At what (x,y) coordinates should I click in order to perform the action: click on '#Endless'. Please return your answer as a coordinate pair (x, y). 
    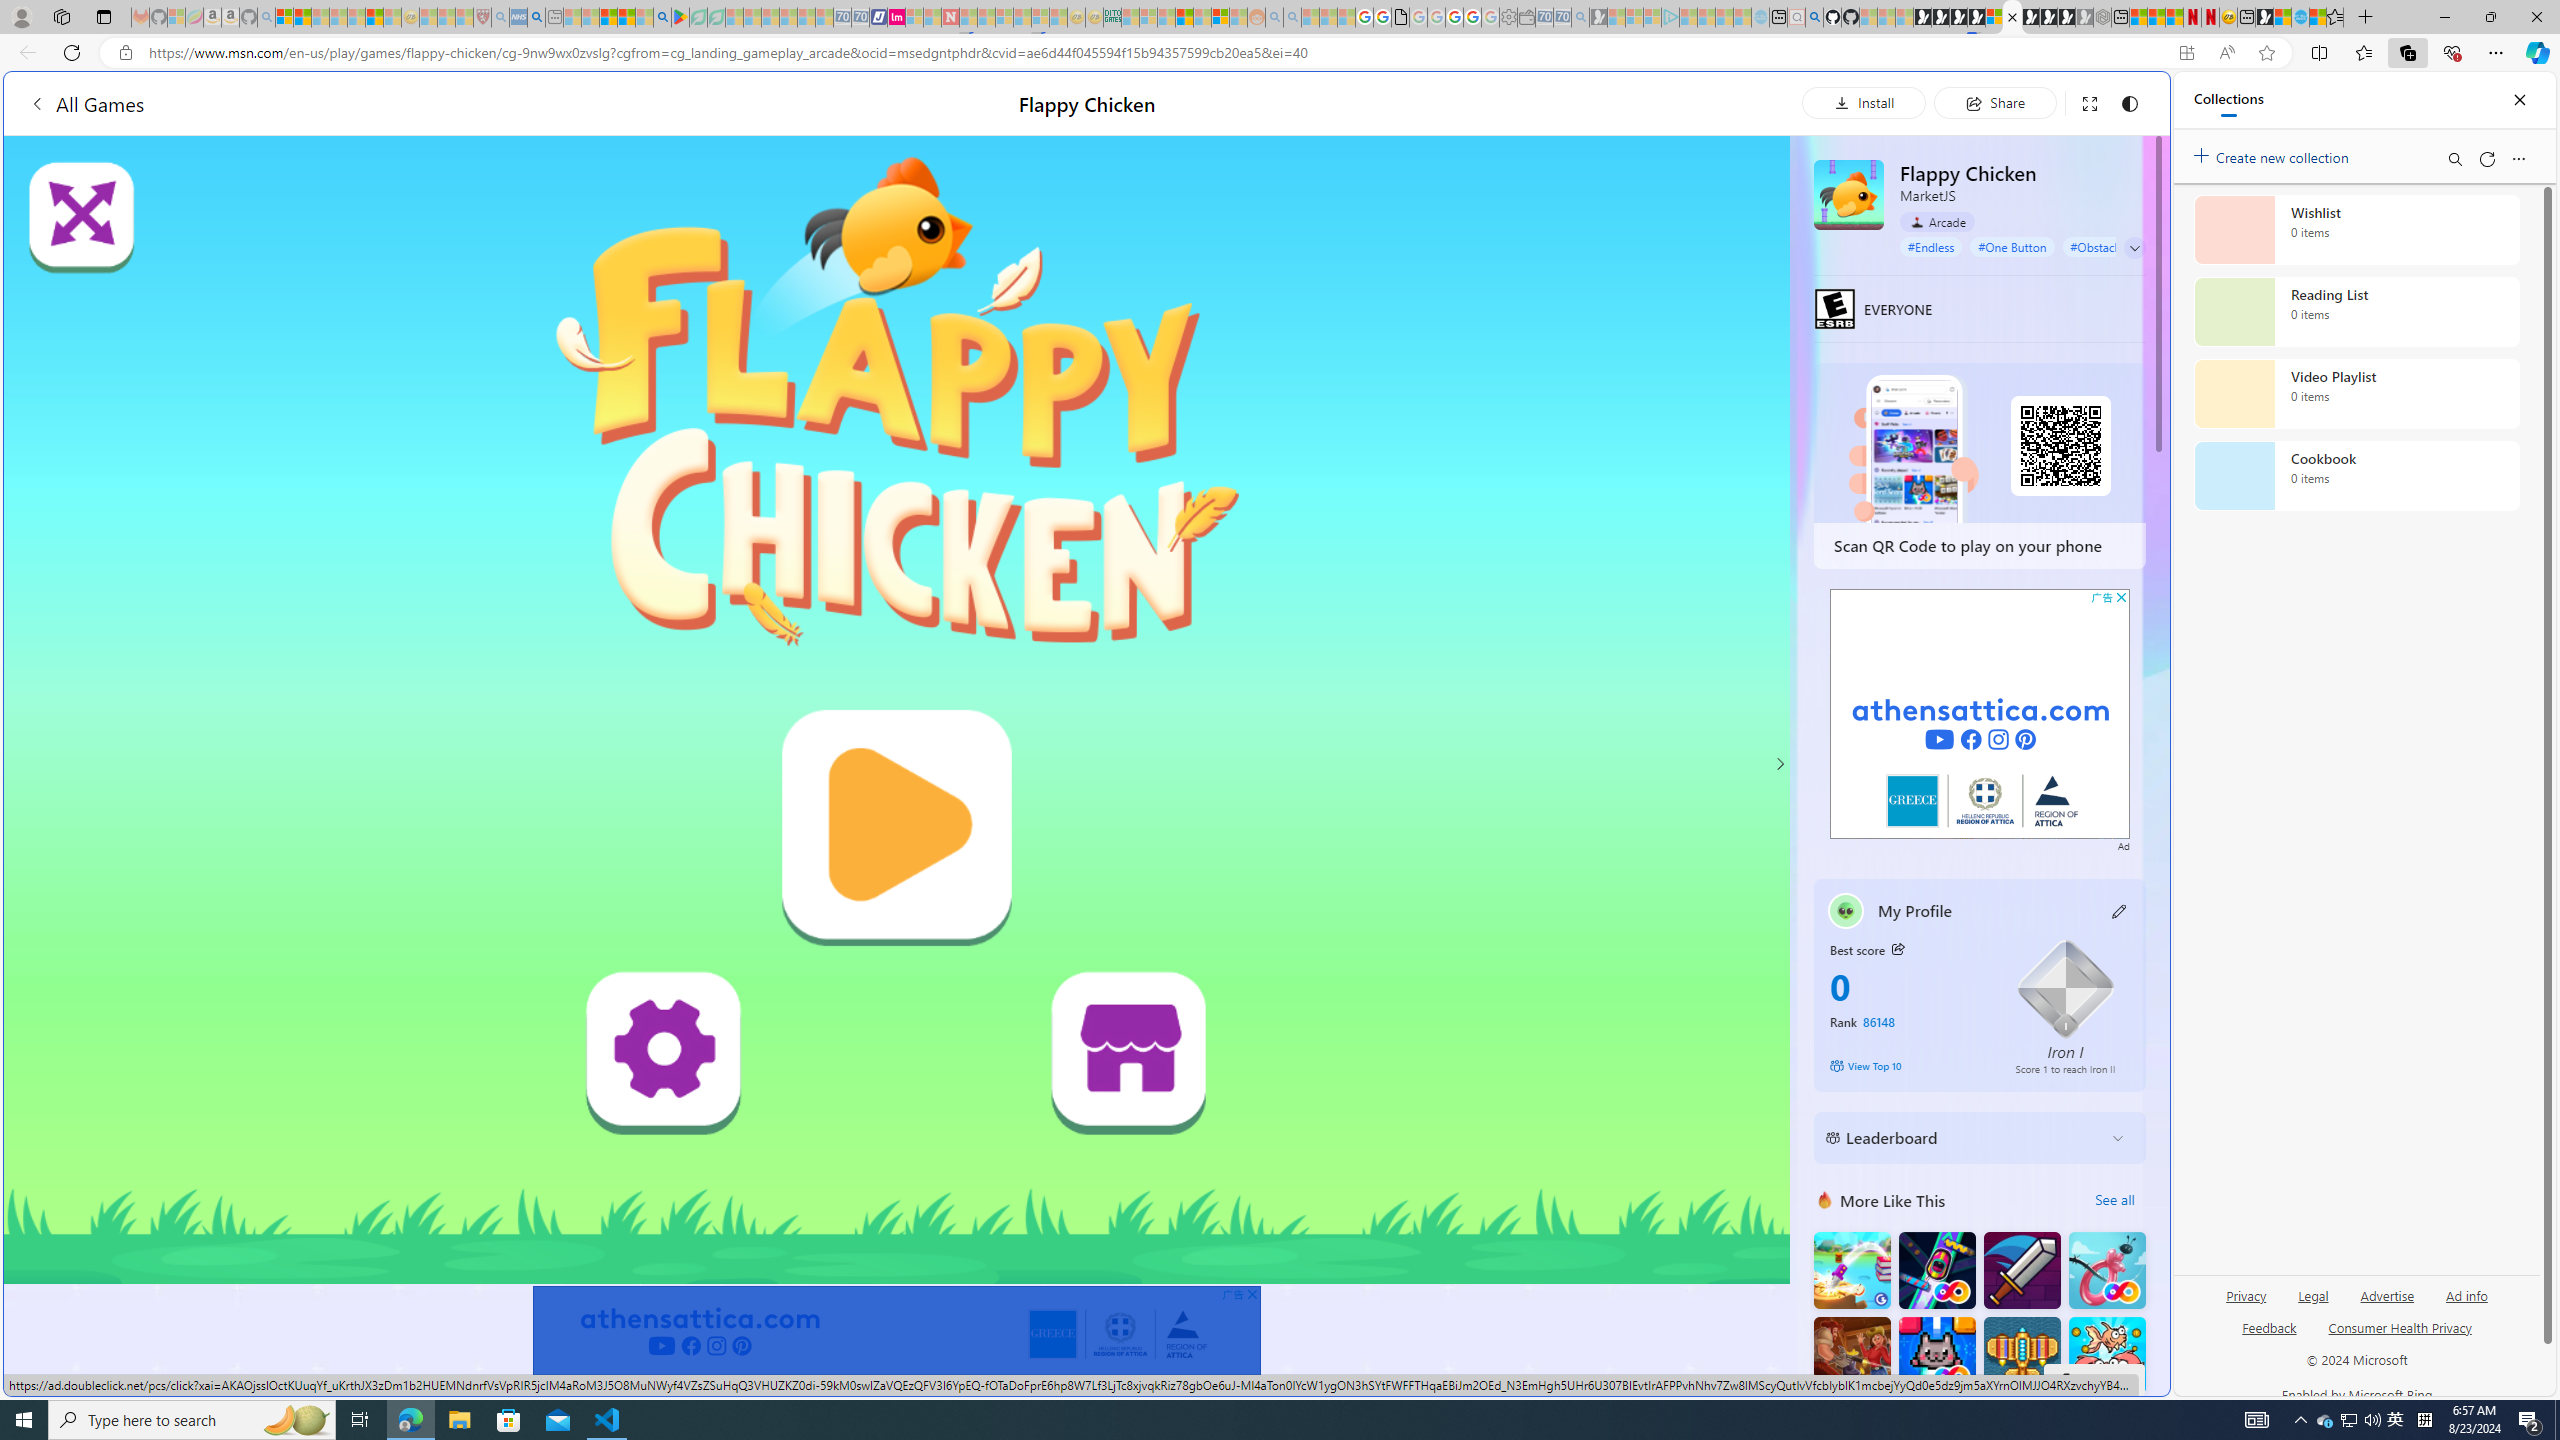
    Looking at the image, I should click on (1931, 245).